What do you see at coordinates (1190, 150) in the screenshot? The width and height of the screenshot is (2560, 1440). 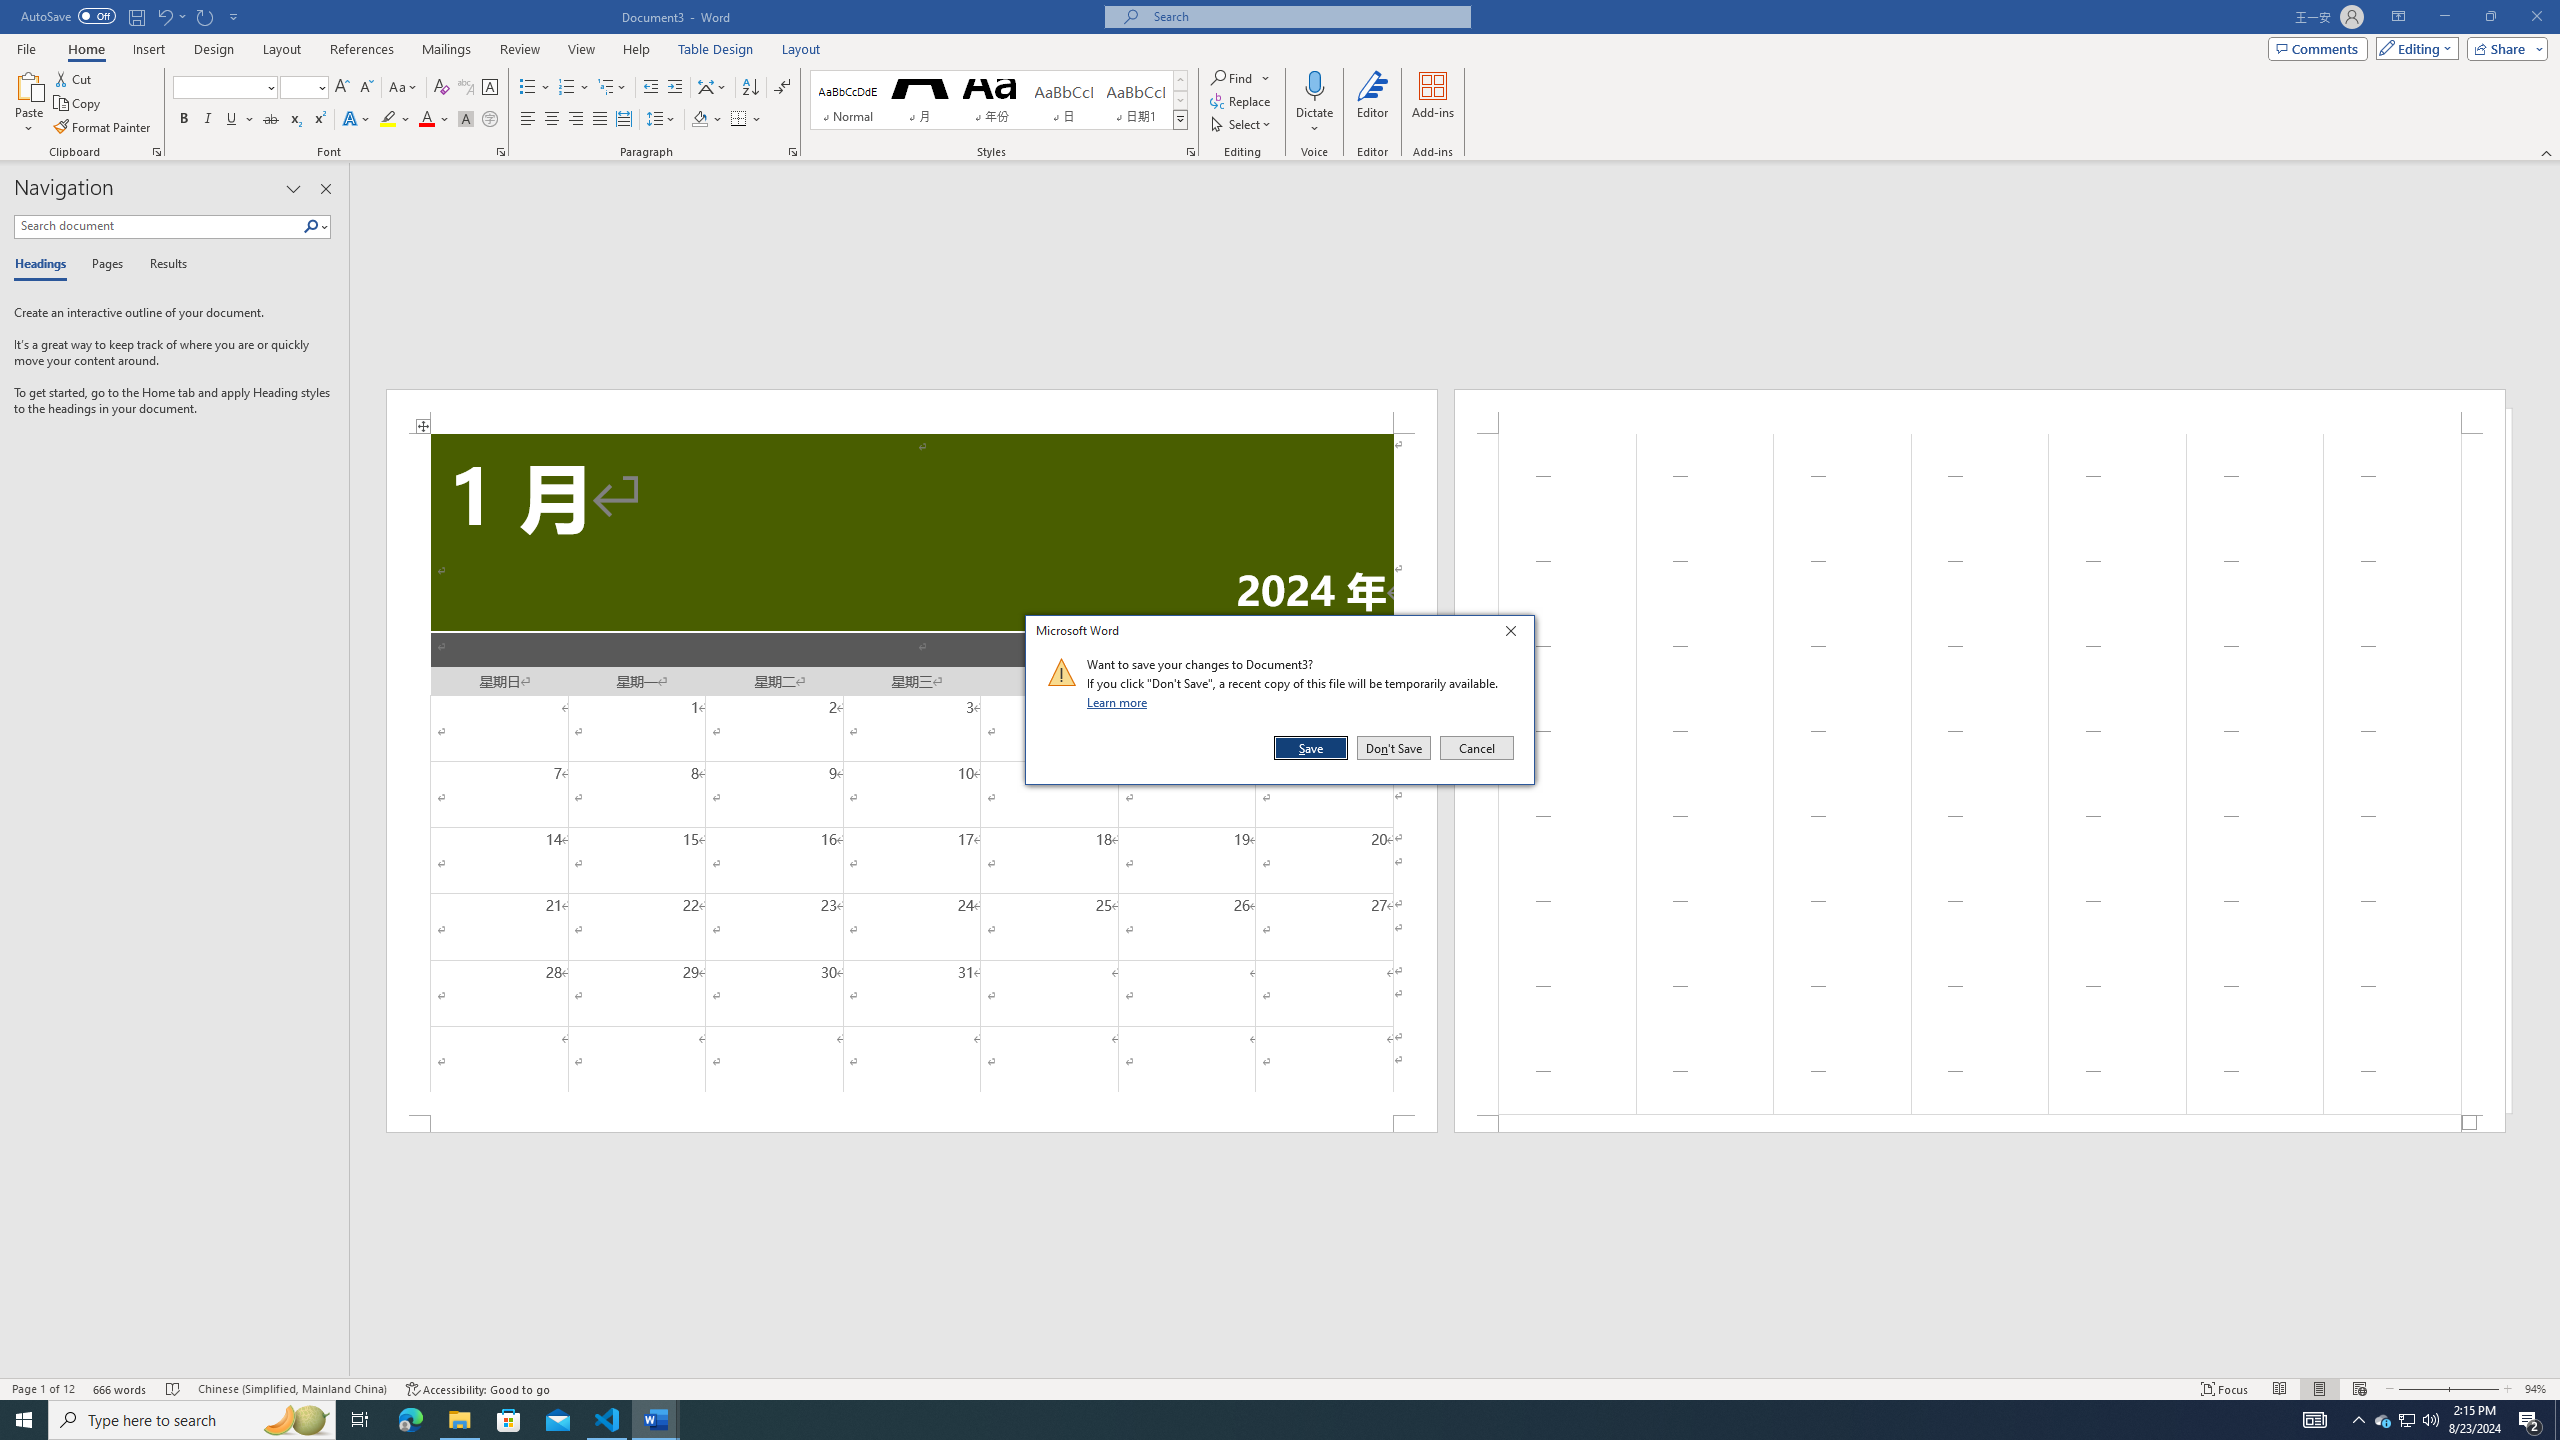 I see `'Styles...'` at bounding box center [1190, 150].